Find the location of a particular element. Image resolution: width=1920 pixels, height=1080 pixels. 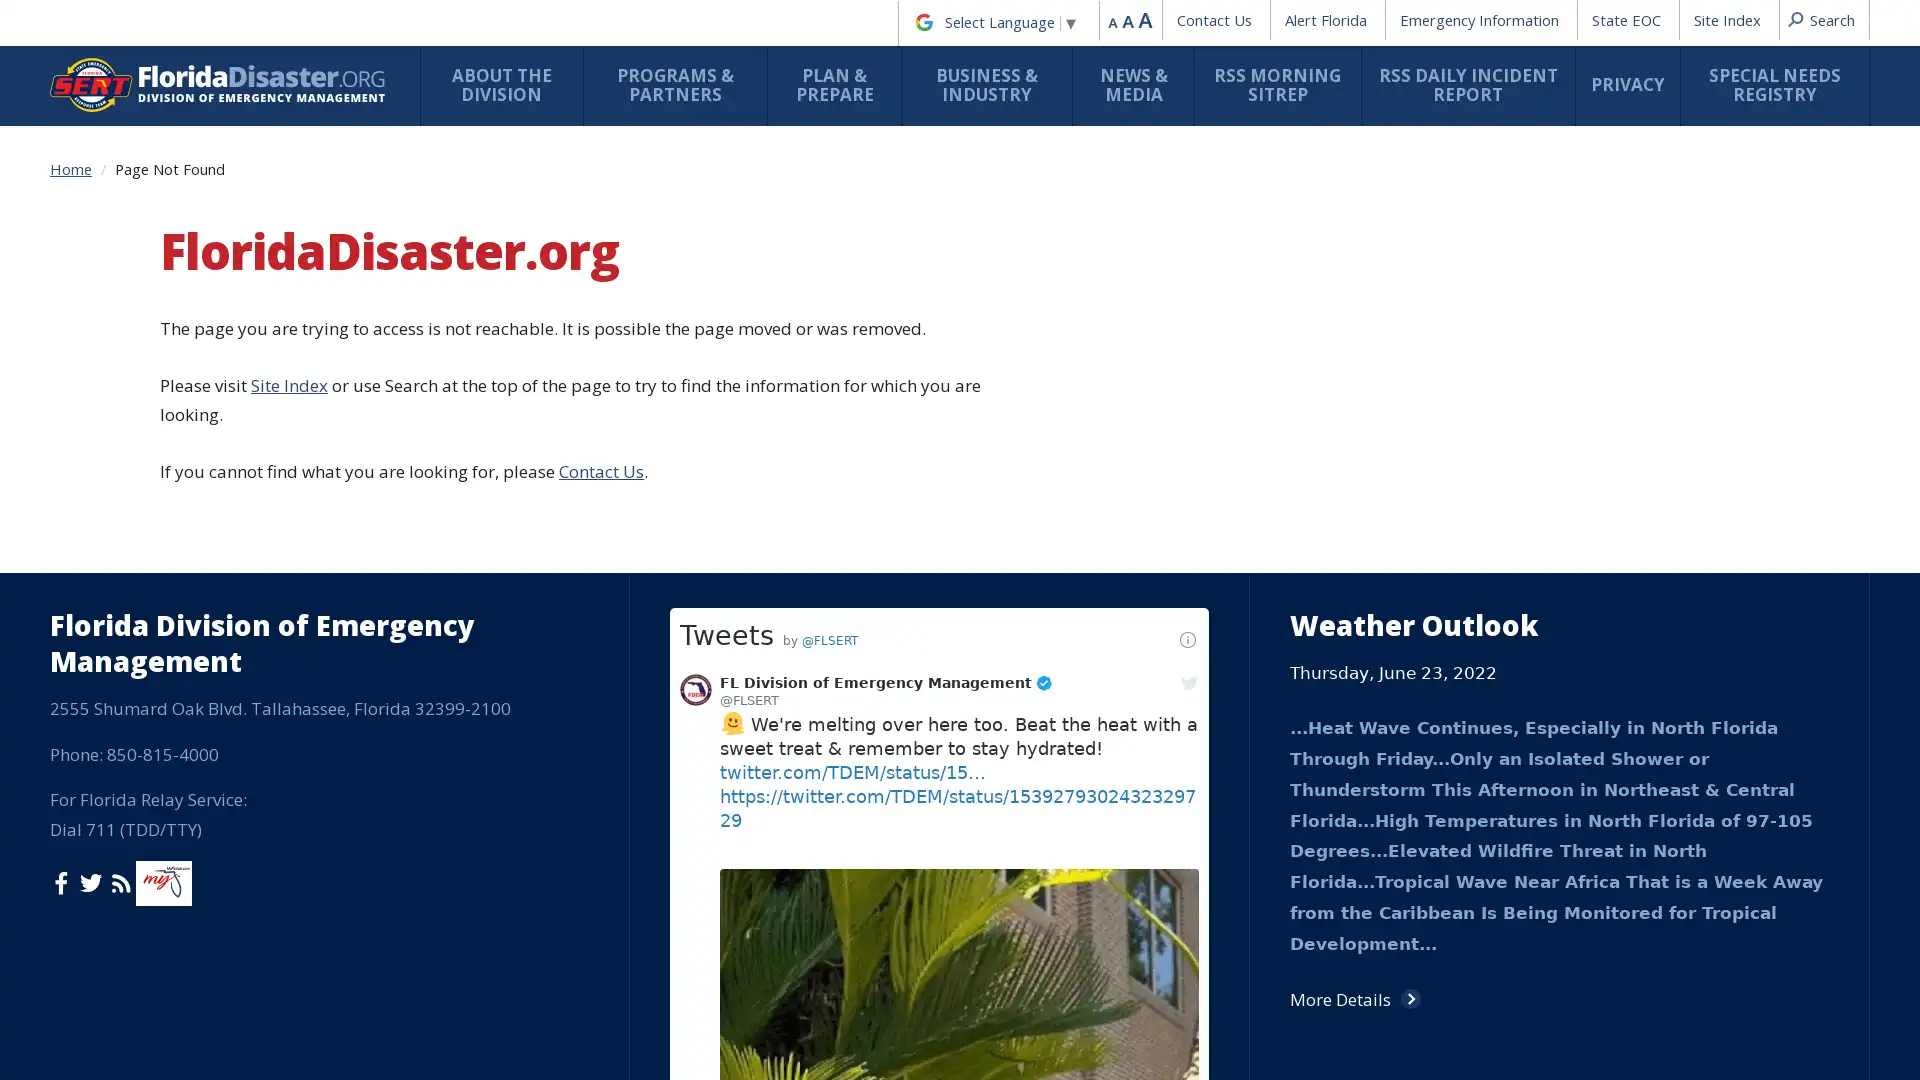

Toggle More is located at coordinates (600, 446).